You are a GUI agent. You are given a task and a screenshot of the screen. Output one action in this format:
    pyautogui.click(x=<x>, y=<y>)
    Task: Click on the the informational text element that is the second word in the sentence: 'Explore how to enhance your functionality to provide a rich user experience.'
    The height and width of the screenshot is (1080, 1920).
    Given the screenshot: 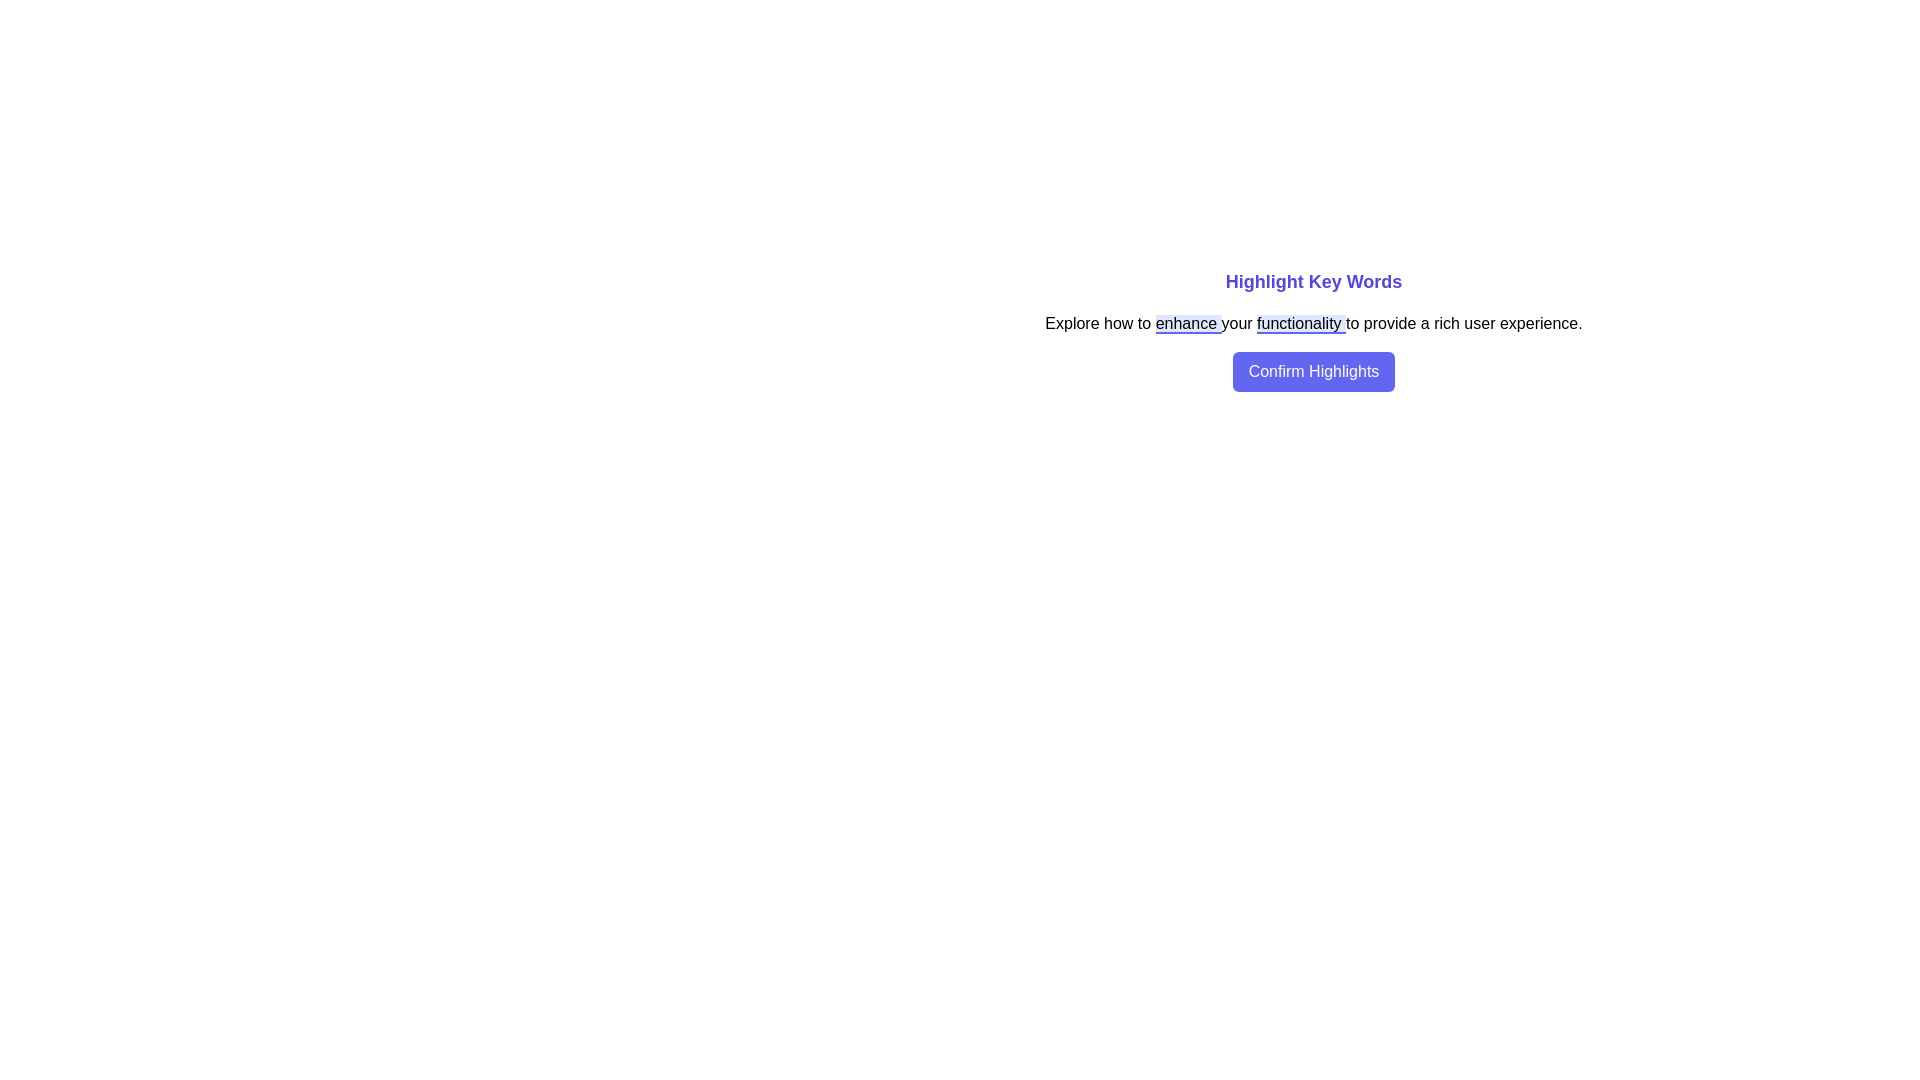 What is the action you would take?
    pyautogui.click(x=1120, y=323)
    